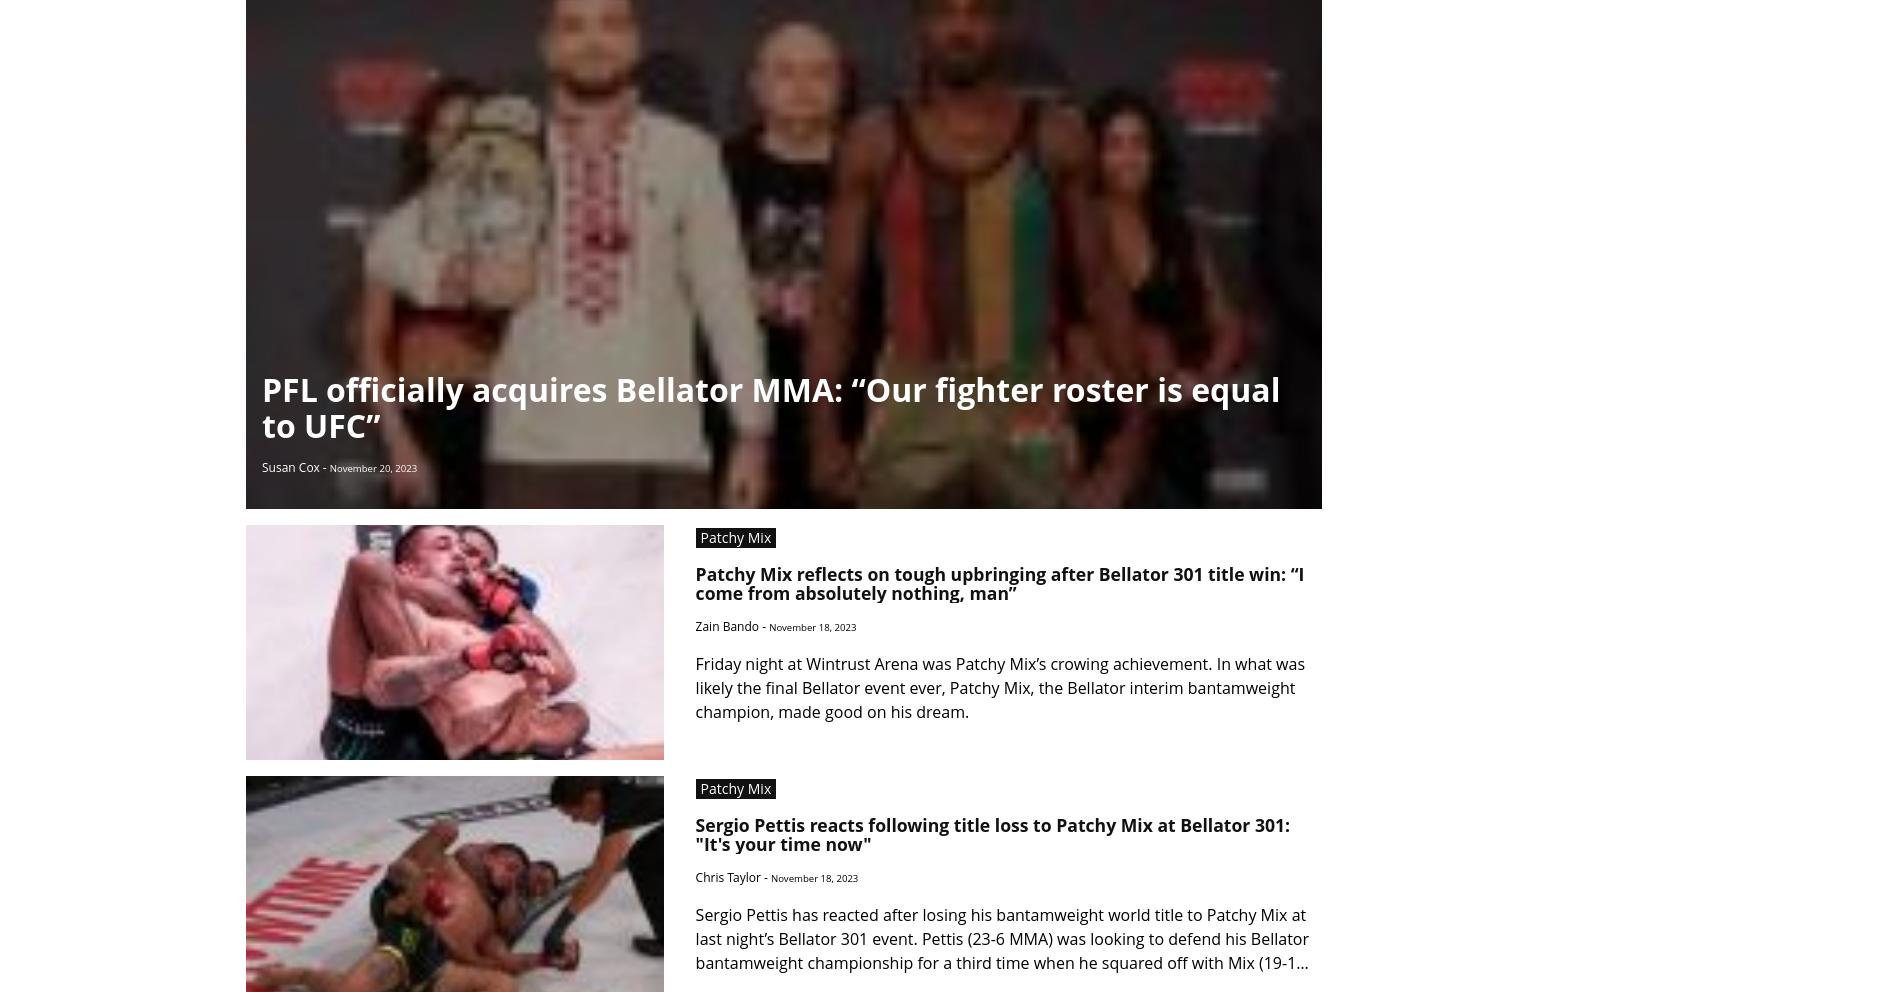 The width and height of the screenshot is (1900, 992). Describe the element at coordinates (770, 406) in the screenshot. I see `'PFL officially acquires Bellator MMA: “Our fighter roster is equal to UFC”'` at that location.